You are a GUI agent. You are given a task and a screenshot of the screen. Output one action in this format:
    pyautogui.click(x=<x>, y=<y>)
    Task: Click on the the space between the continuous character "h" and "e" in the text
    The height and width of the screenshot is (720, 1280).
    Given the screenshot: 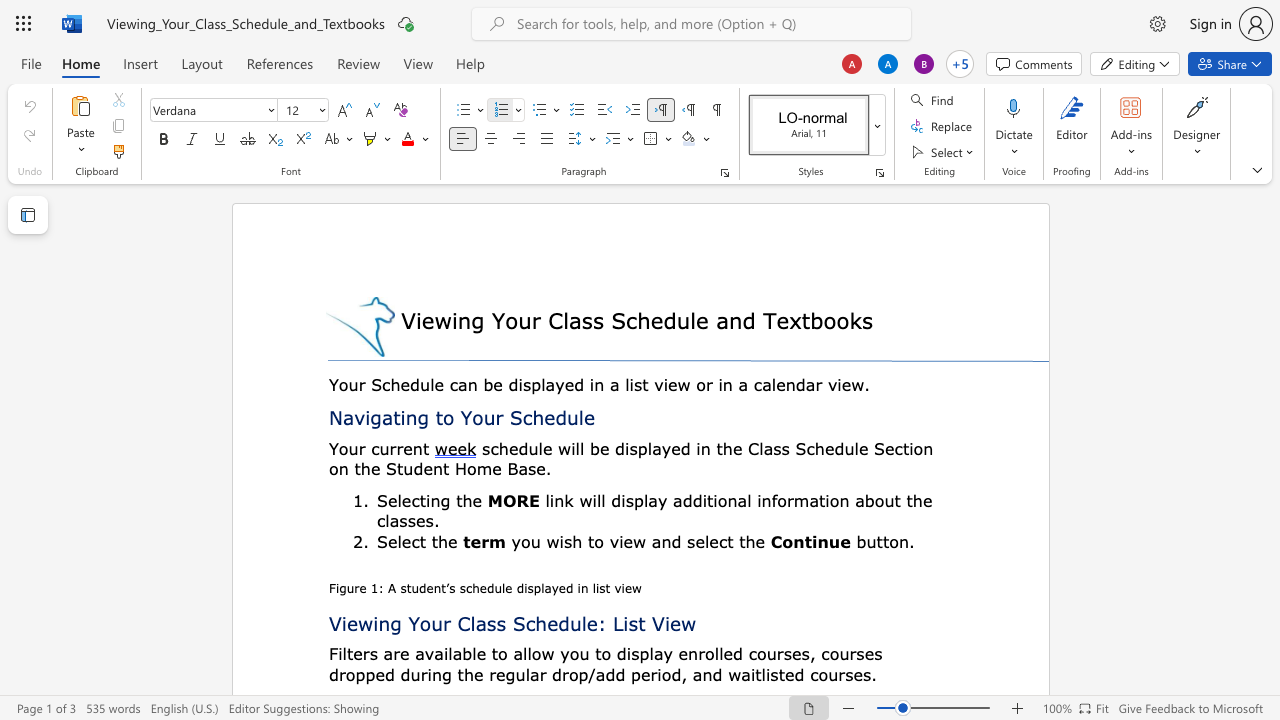 What is the action you would take?
    pyautogui.click(x=546, y=622)
    